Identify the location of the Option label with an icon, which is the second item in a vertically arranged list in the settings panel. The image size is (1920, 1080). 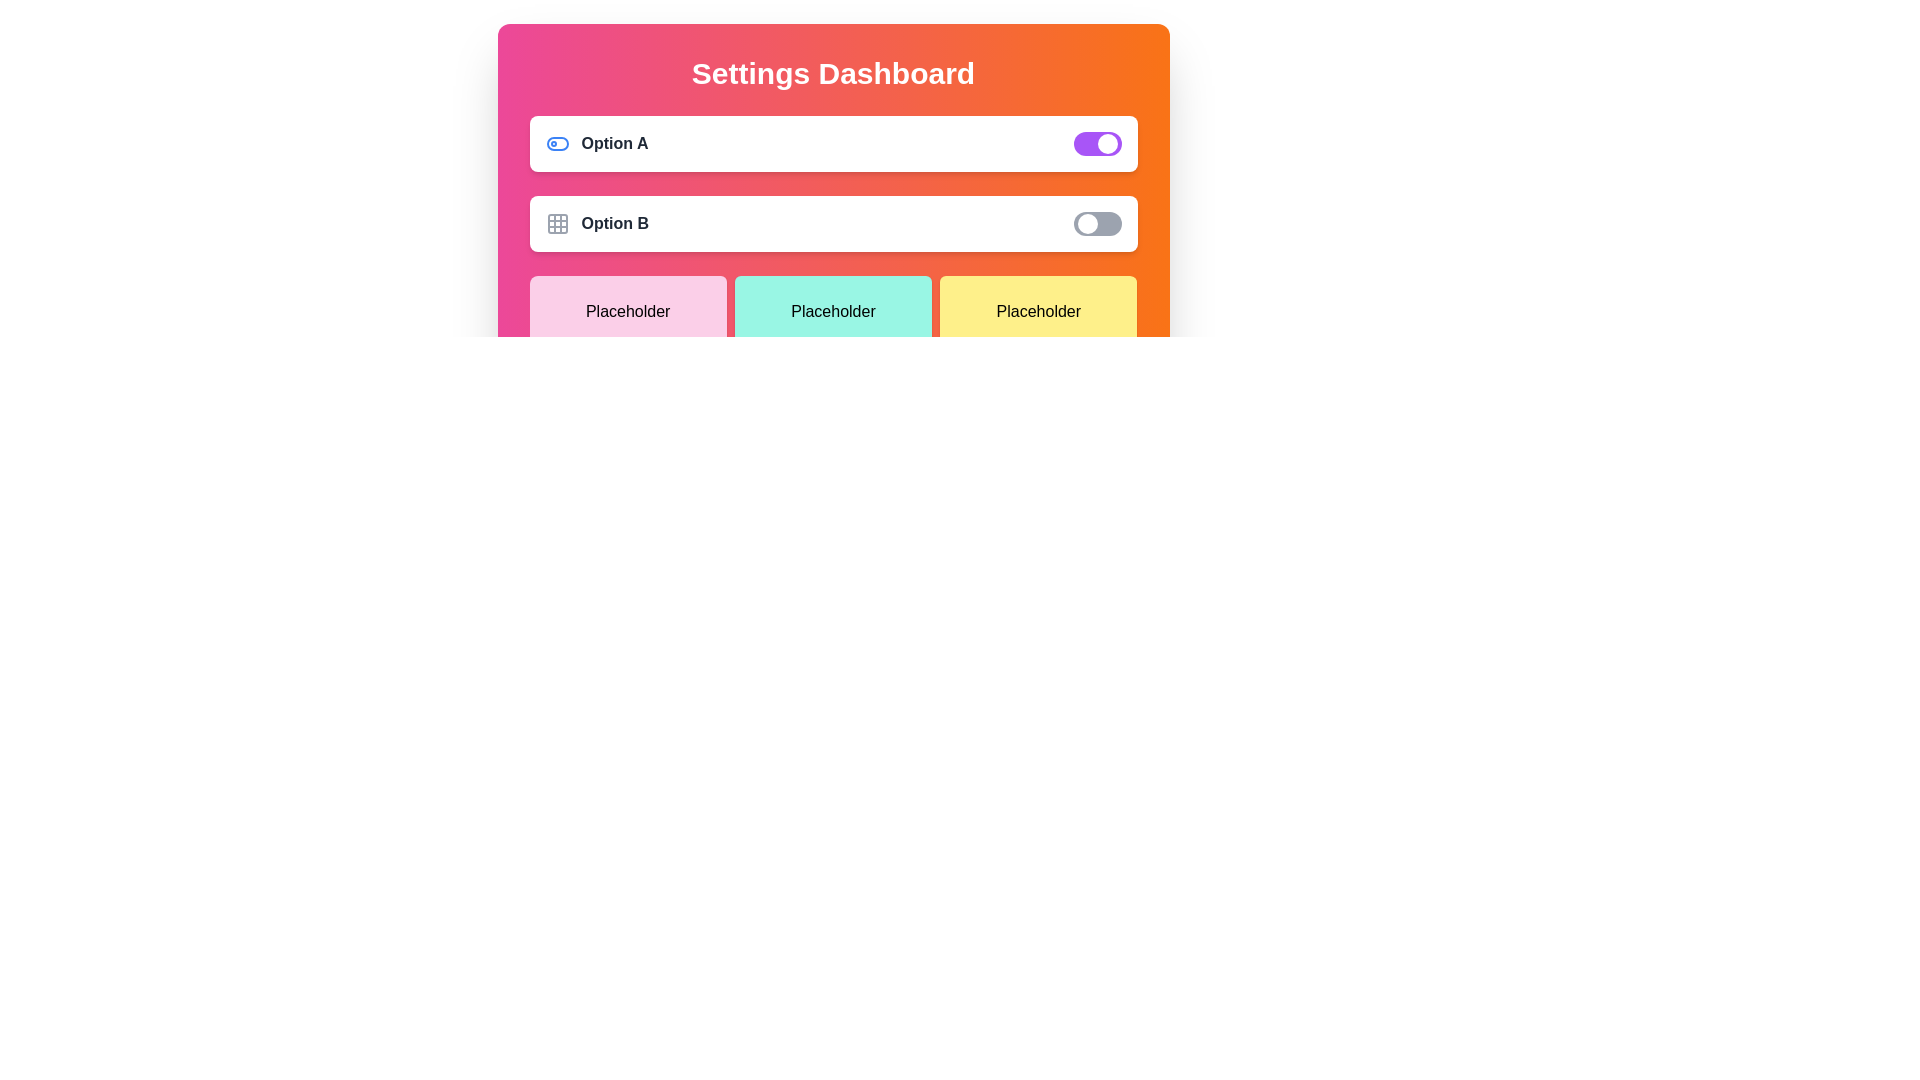
(596, 223).